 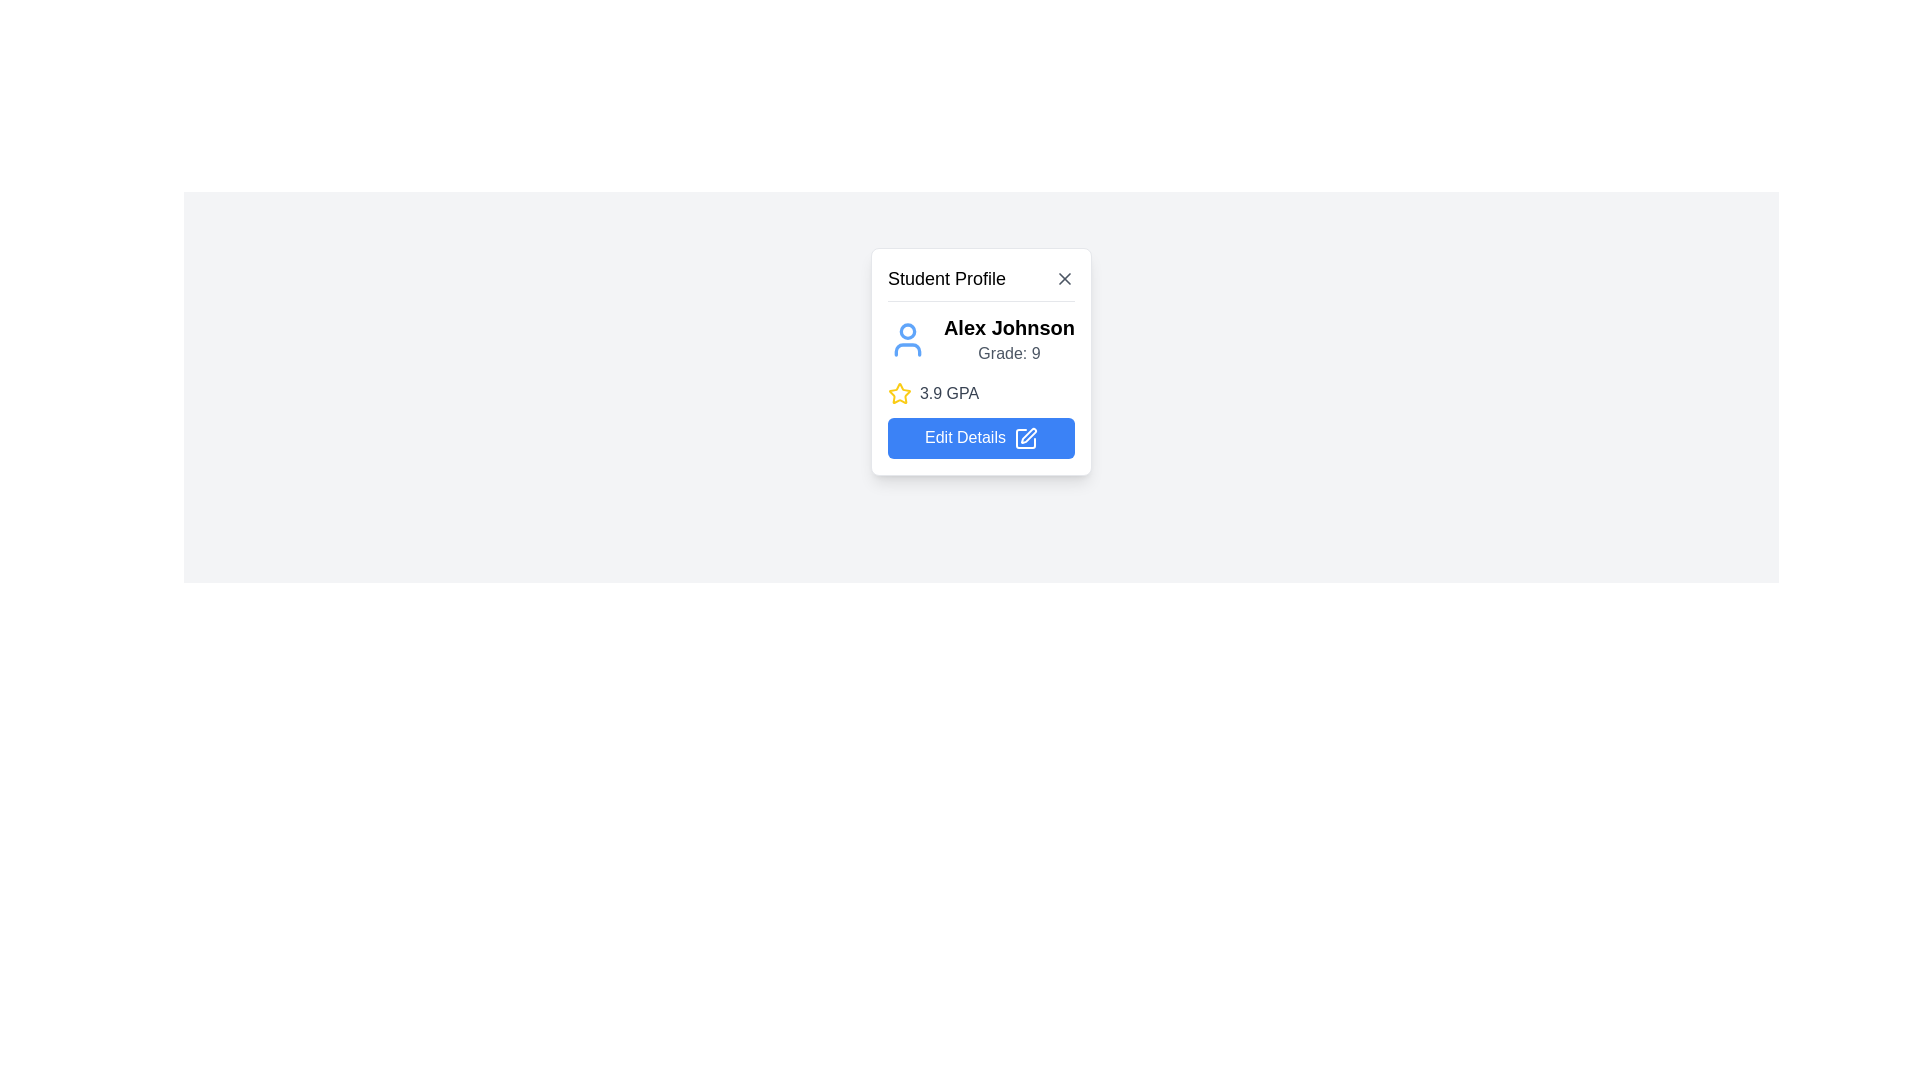 I want to click on the close button with an 'X' icon located at the top-right corner of the 'Student Profile' header, so click(x=1064, y=278).